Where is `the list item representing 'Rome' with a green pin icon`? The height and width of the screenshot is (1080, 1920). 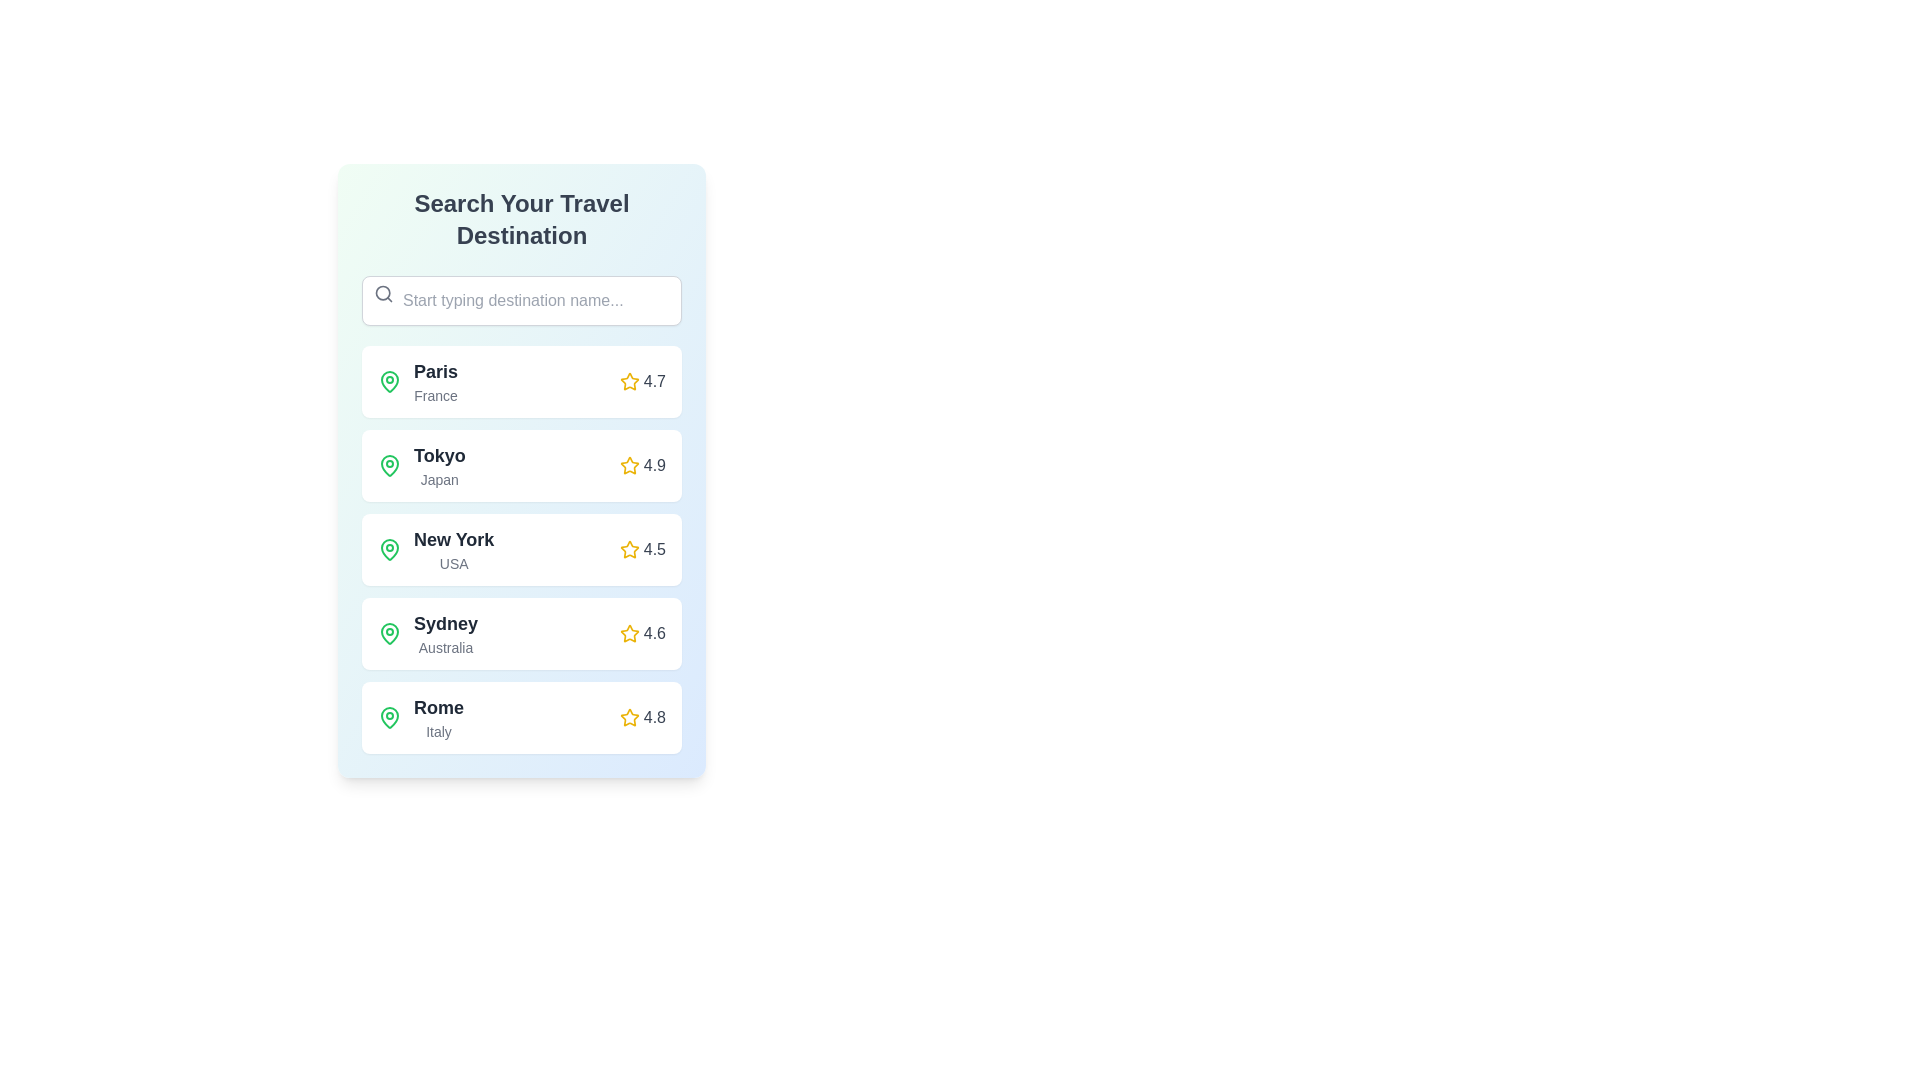
the list item representing 'Rome' with a green pin icon is located at coordinates (420, 716).